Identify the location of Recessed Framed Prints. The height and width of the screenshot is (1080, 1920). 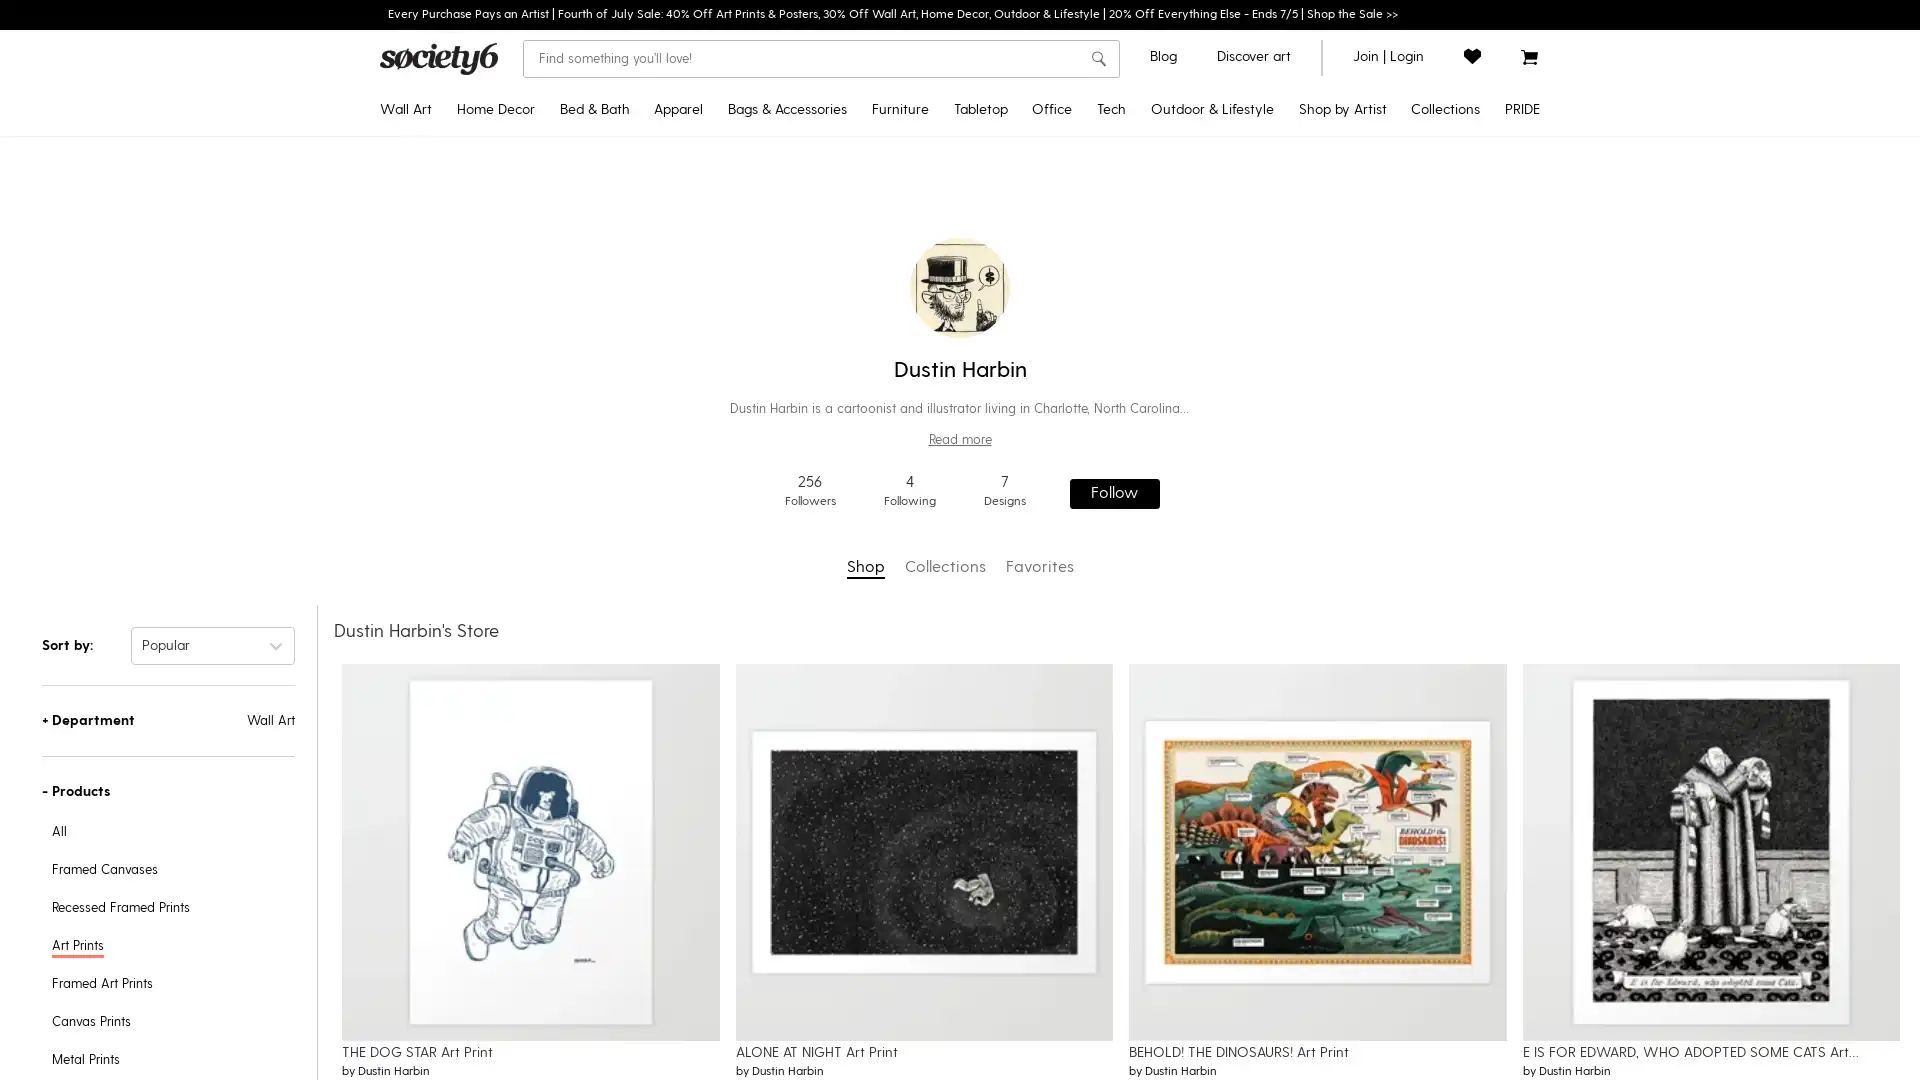
(470, 224).